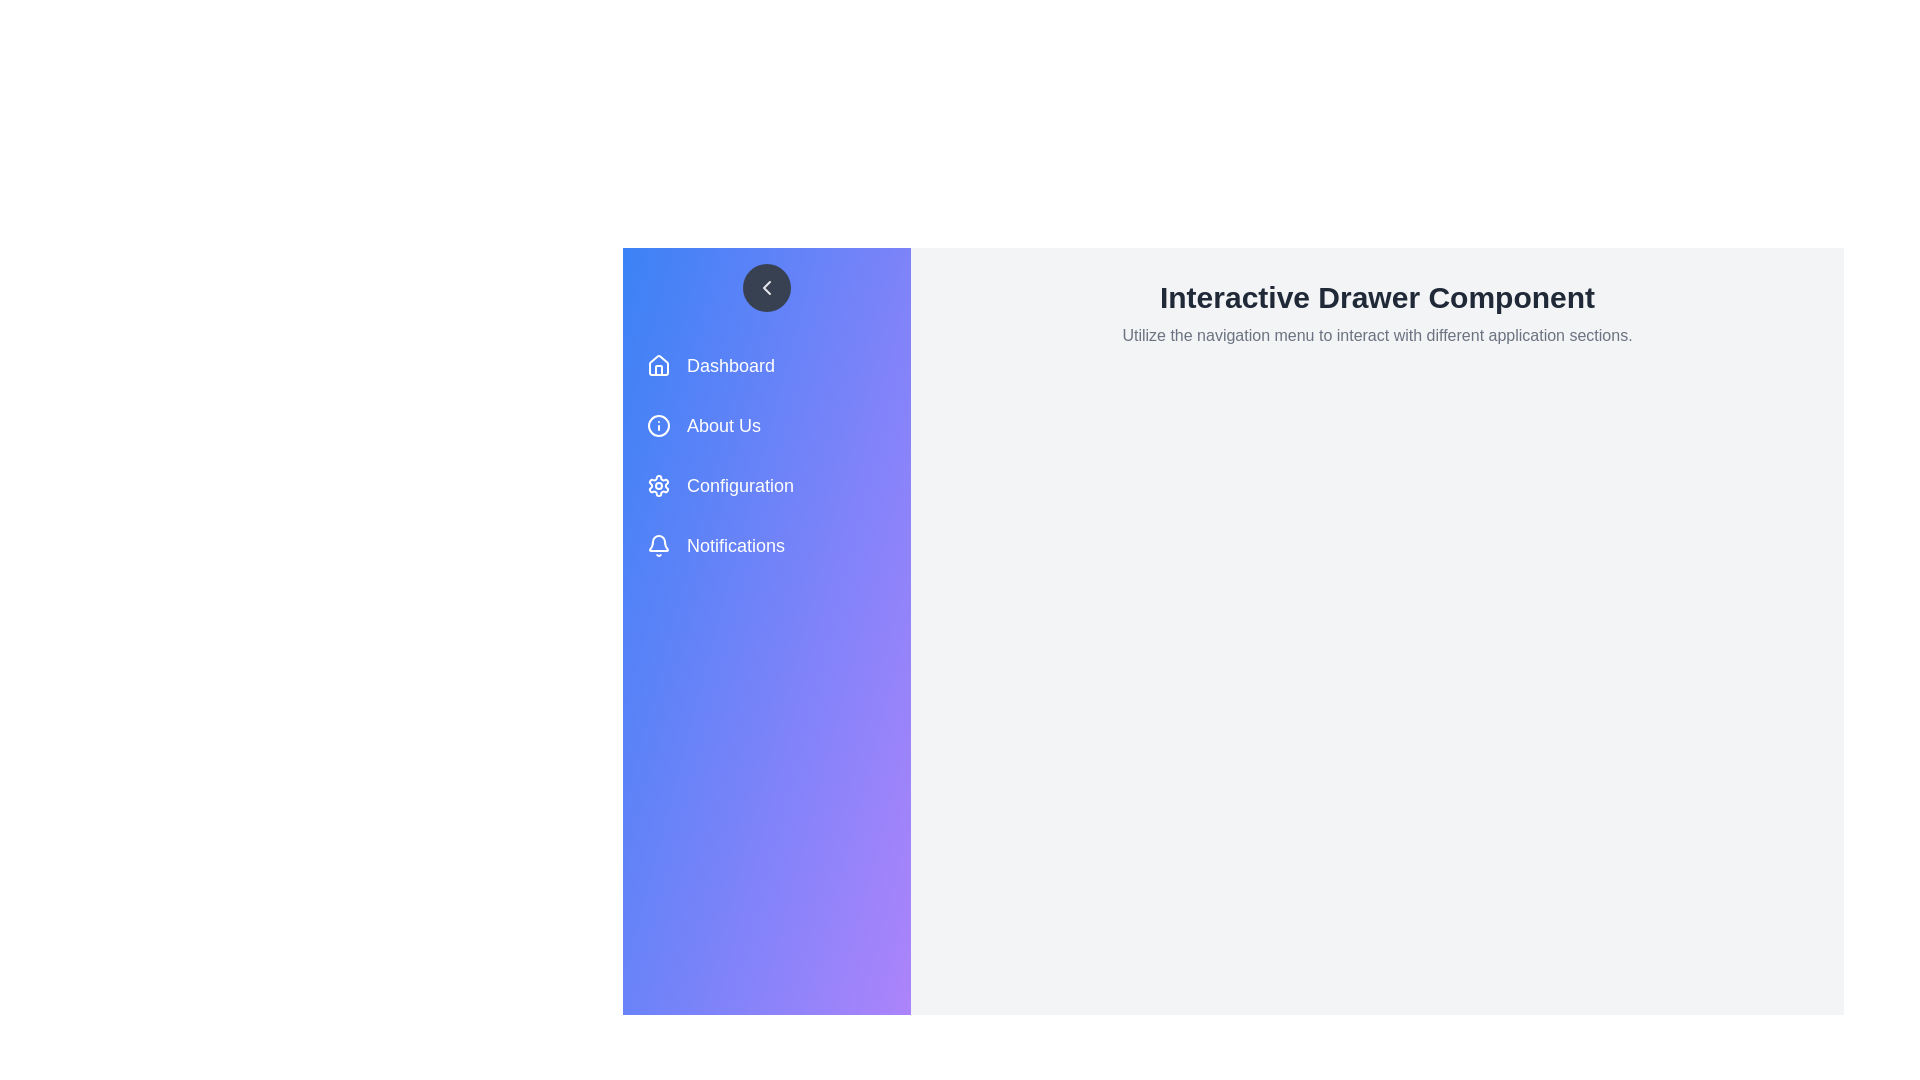  I want to click on the bell-shaped notification icon located in the fourth entry of the vertical navigation menu, so click(658, 543).